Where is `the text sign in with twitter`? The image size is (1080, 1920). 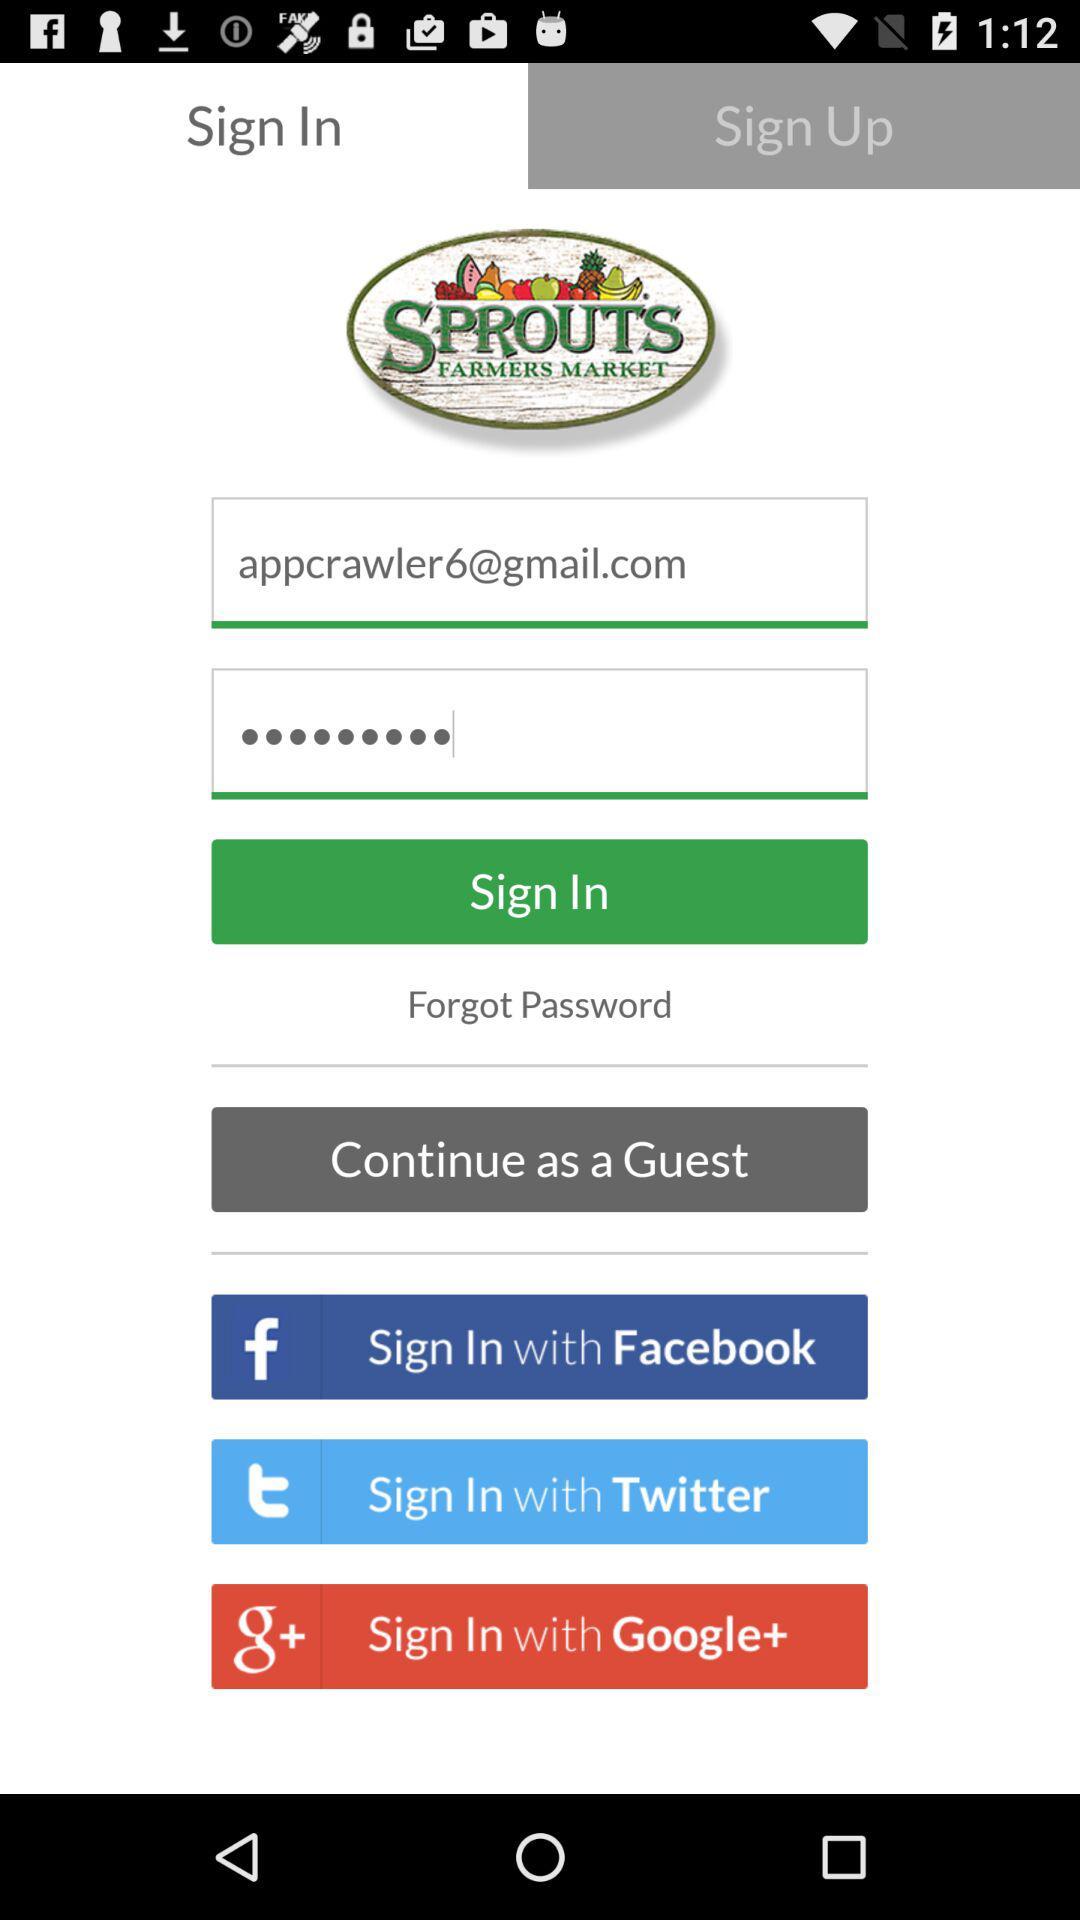
the text sign in with twitter is located at coordinates (540, 1491).